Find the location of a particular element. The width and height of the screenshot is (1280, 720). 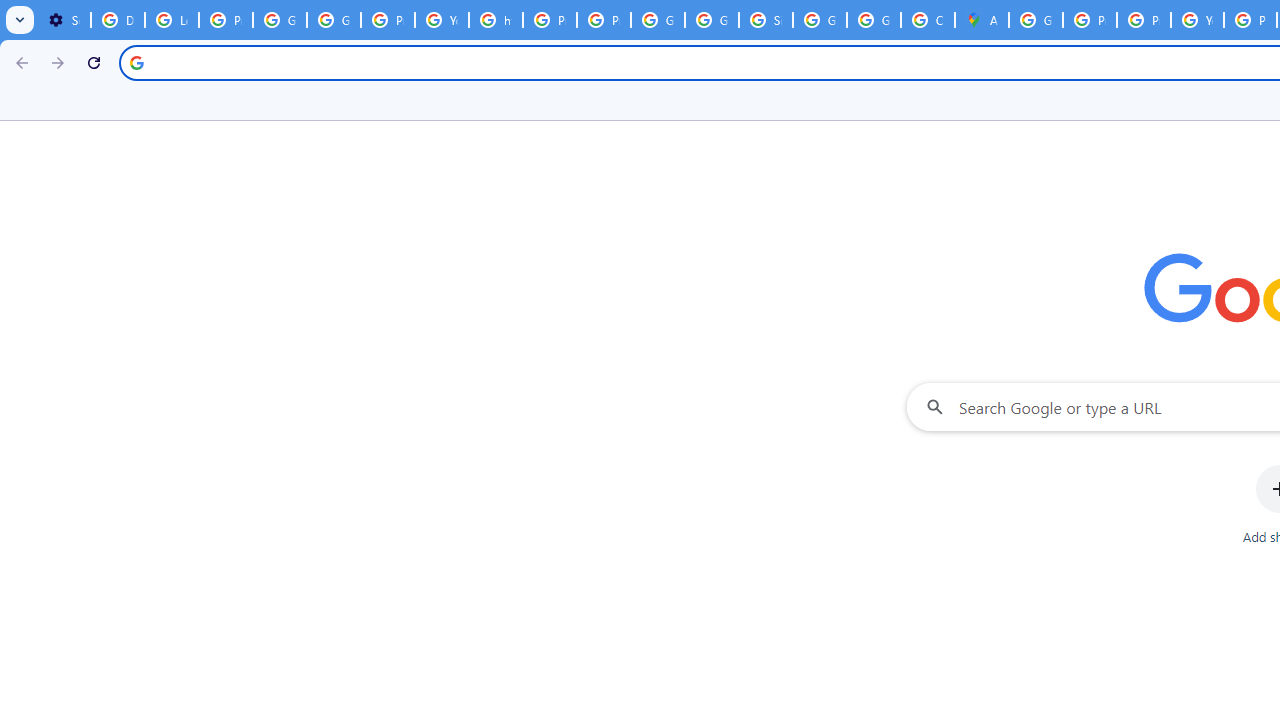

'Delete photos & videos - Computer - Google Photos Help' is located at coordinates (116, 20).